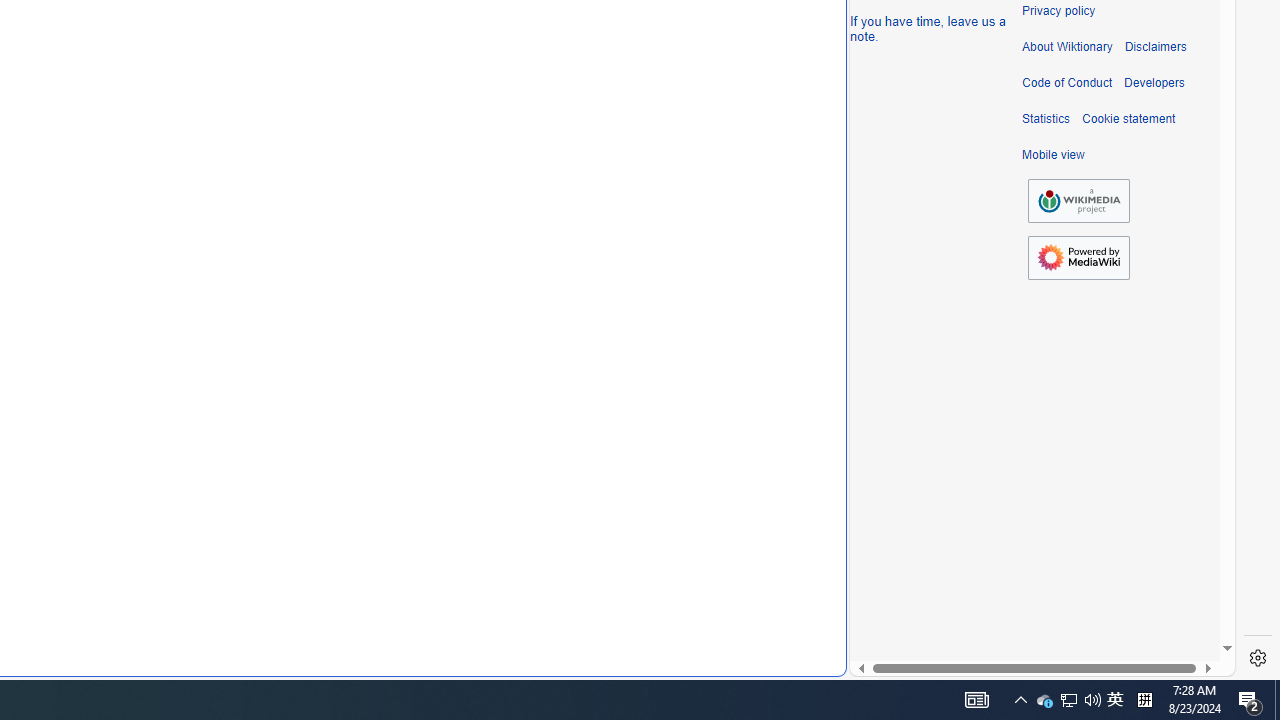 This screenshot has width=1280, height=720. Describe the element at coordinates (1078, 201) in the screenshot. I see `'Wikimedia Foundation'` at that location.